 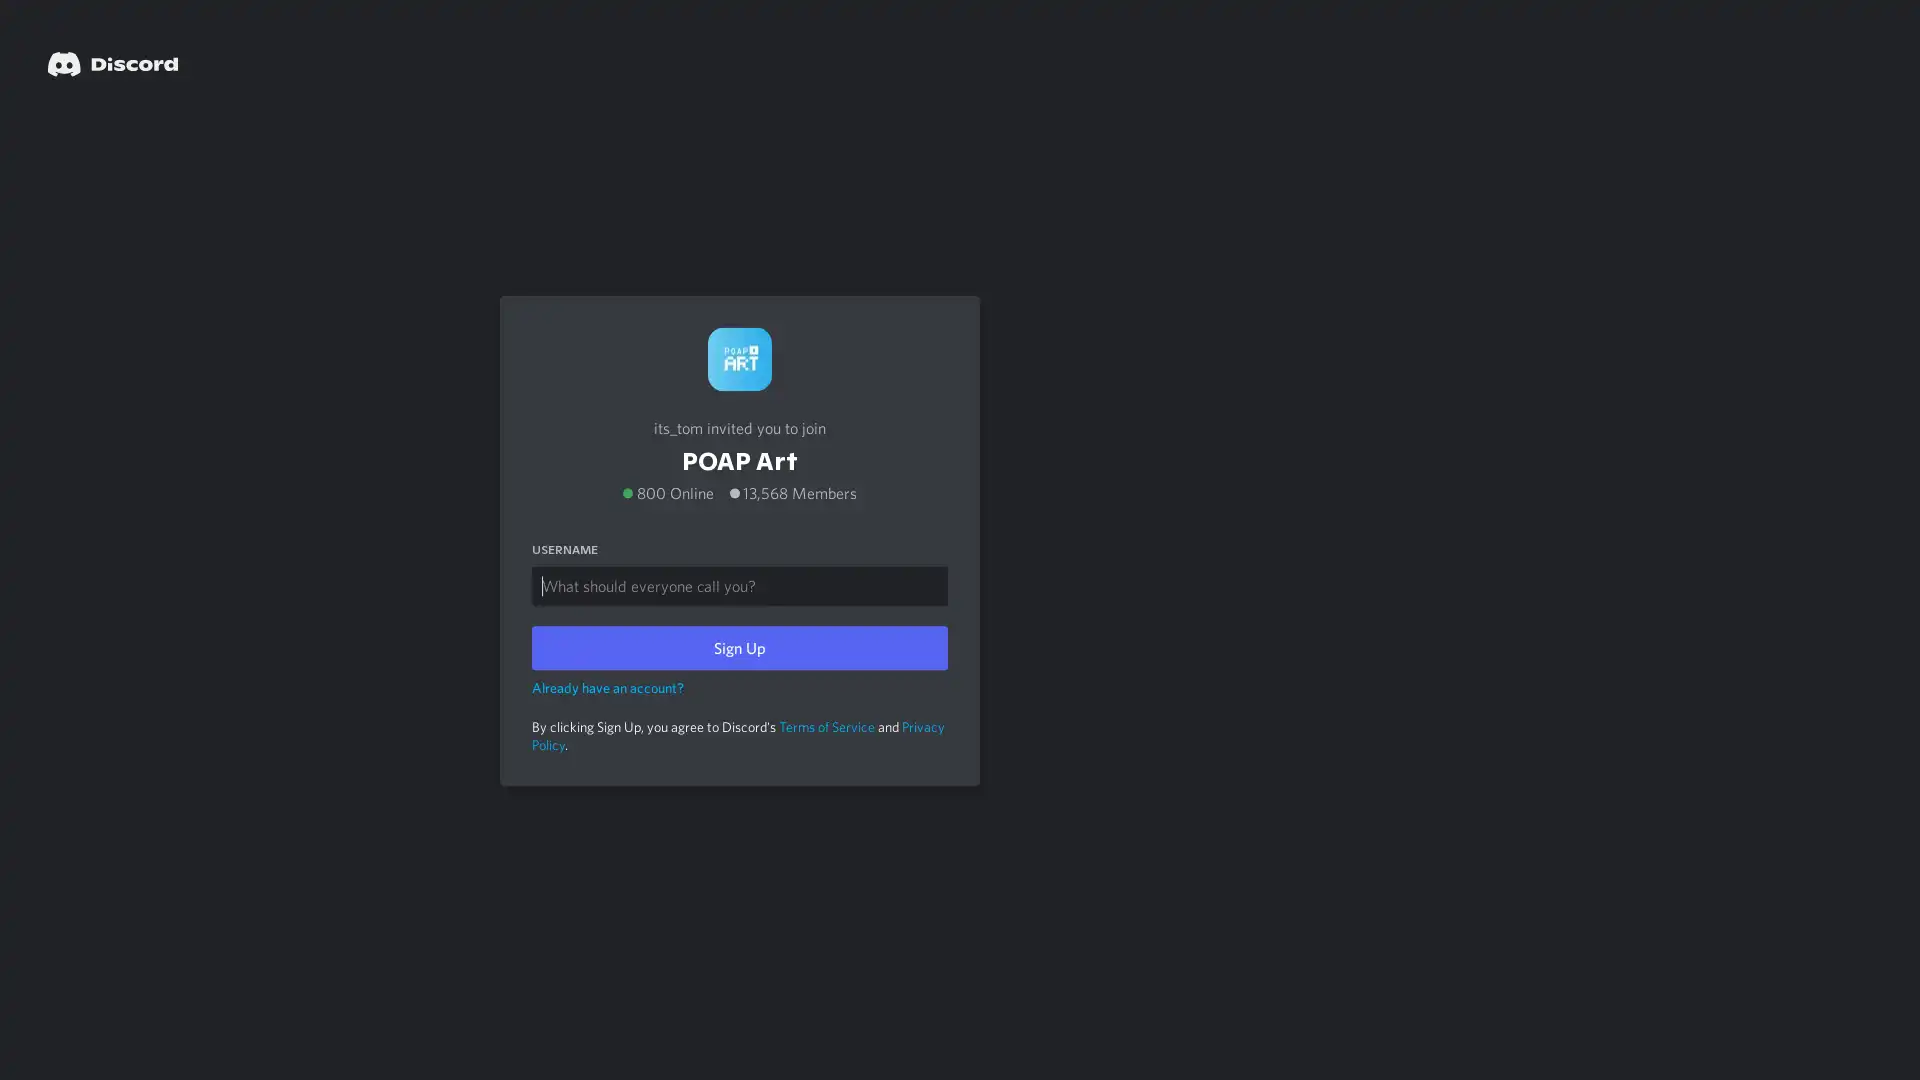 What do you see at coordinates (738, 647) in the screenshot?
I see `Sign Up` at bounding box center [738, 647].